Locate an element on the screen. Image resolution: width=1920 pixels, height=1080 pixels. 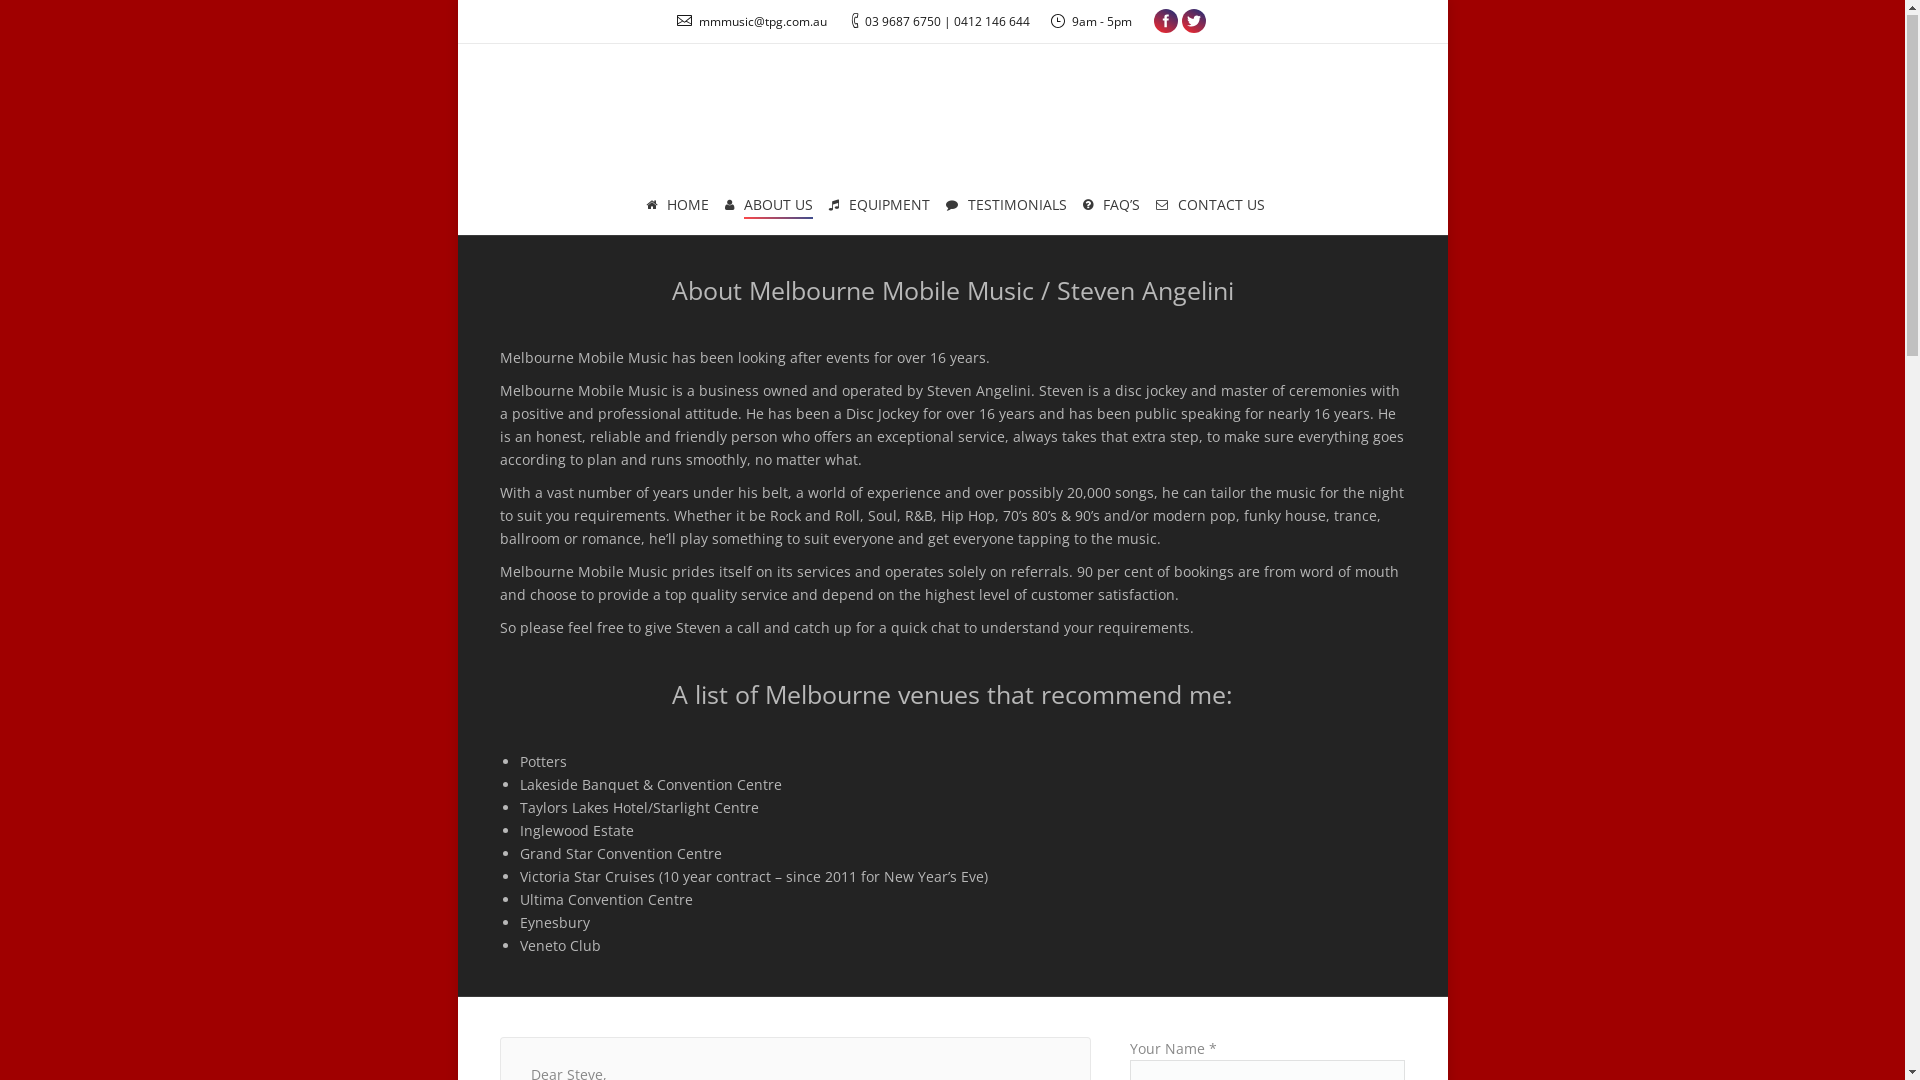
'Twitter' is located at coordinates (1194, 22).